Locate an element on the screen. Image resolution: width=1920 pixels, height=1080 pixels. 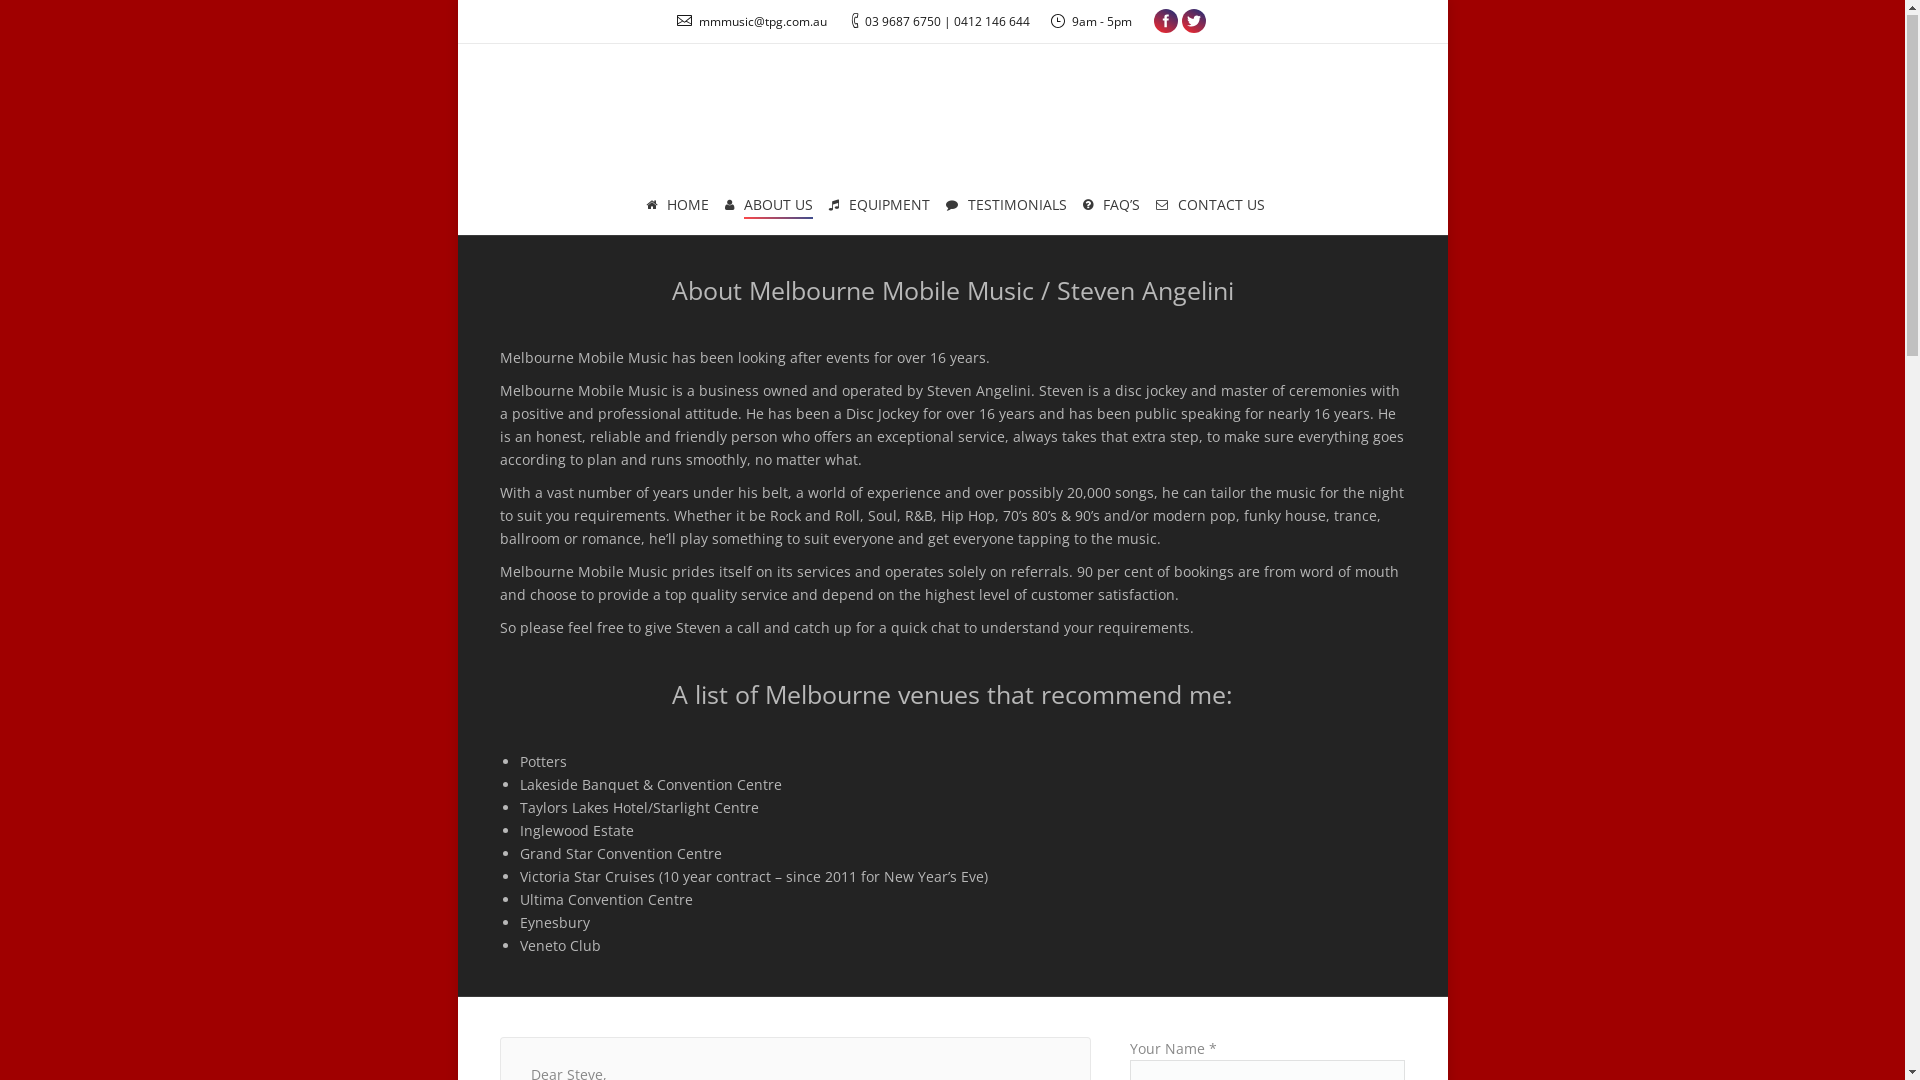
'Twitter' is located at coordinates (1194, 22).